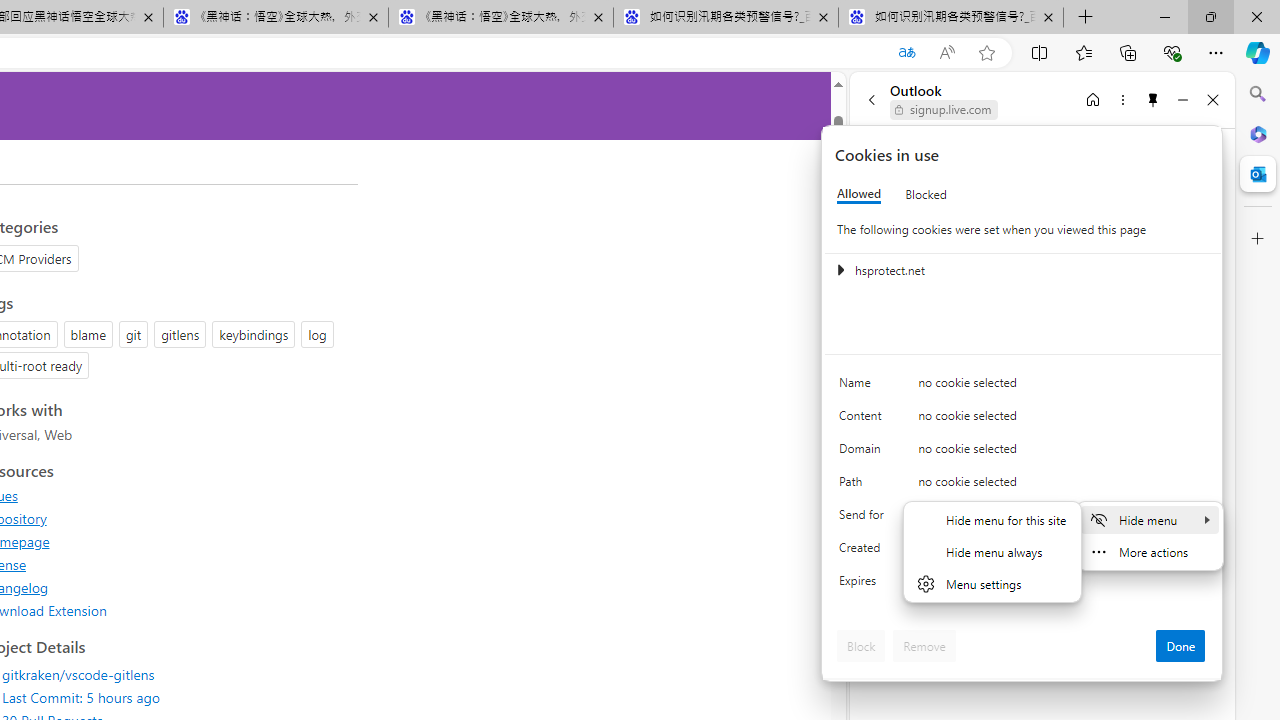 The width and height of the screenshot is (1280, 720). What do you see at coordinates (1149, 518) in the screenshot?
I see `'Hide menu'` at bounding box center [1149, 518].